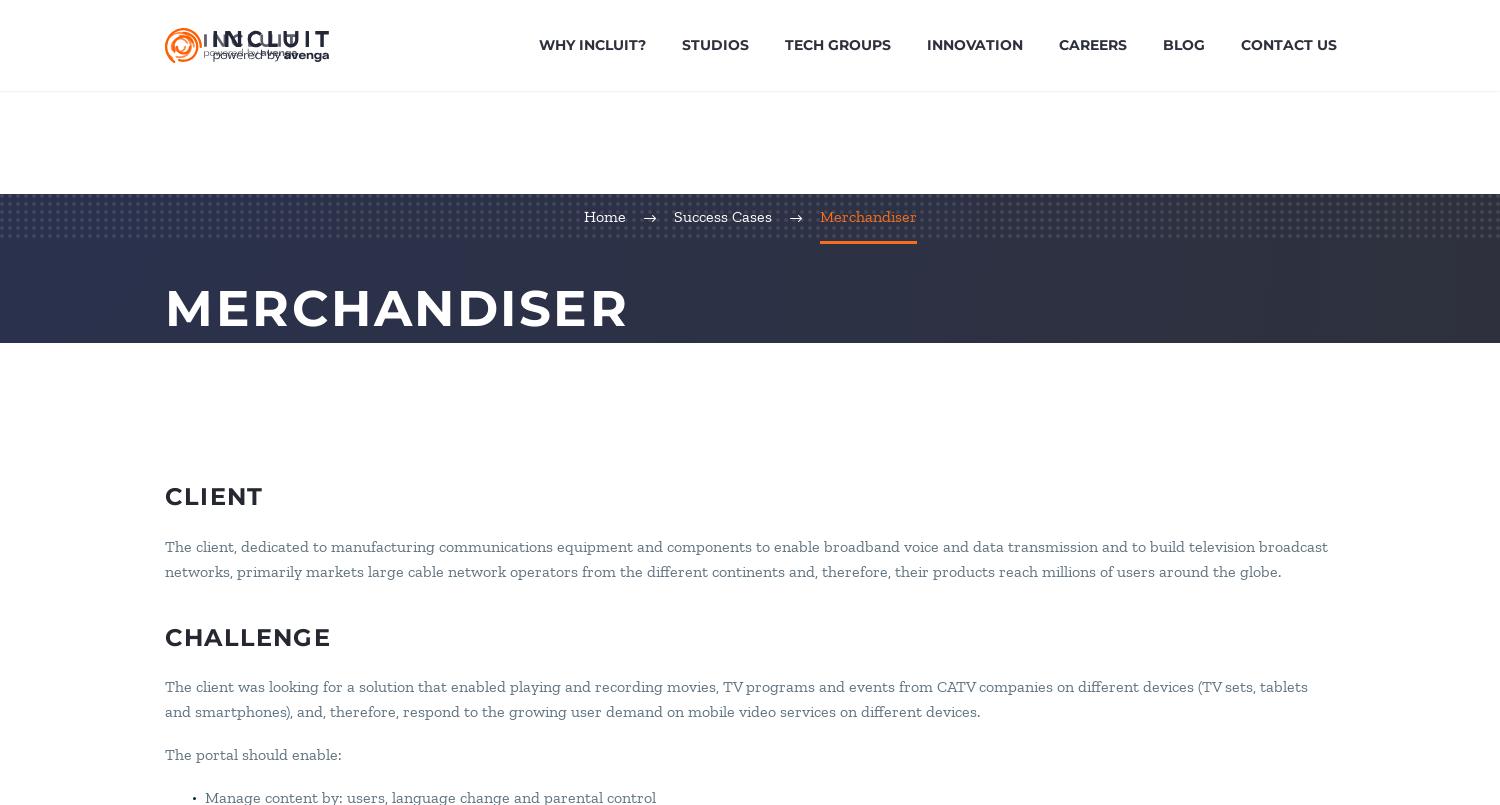  Describe the element at coordinates (1288, 44) in the screenshot. I see `'Contact Us'` at that location.